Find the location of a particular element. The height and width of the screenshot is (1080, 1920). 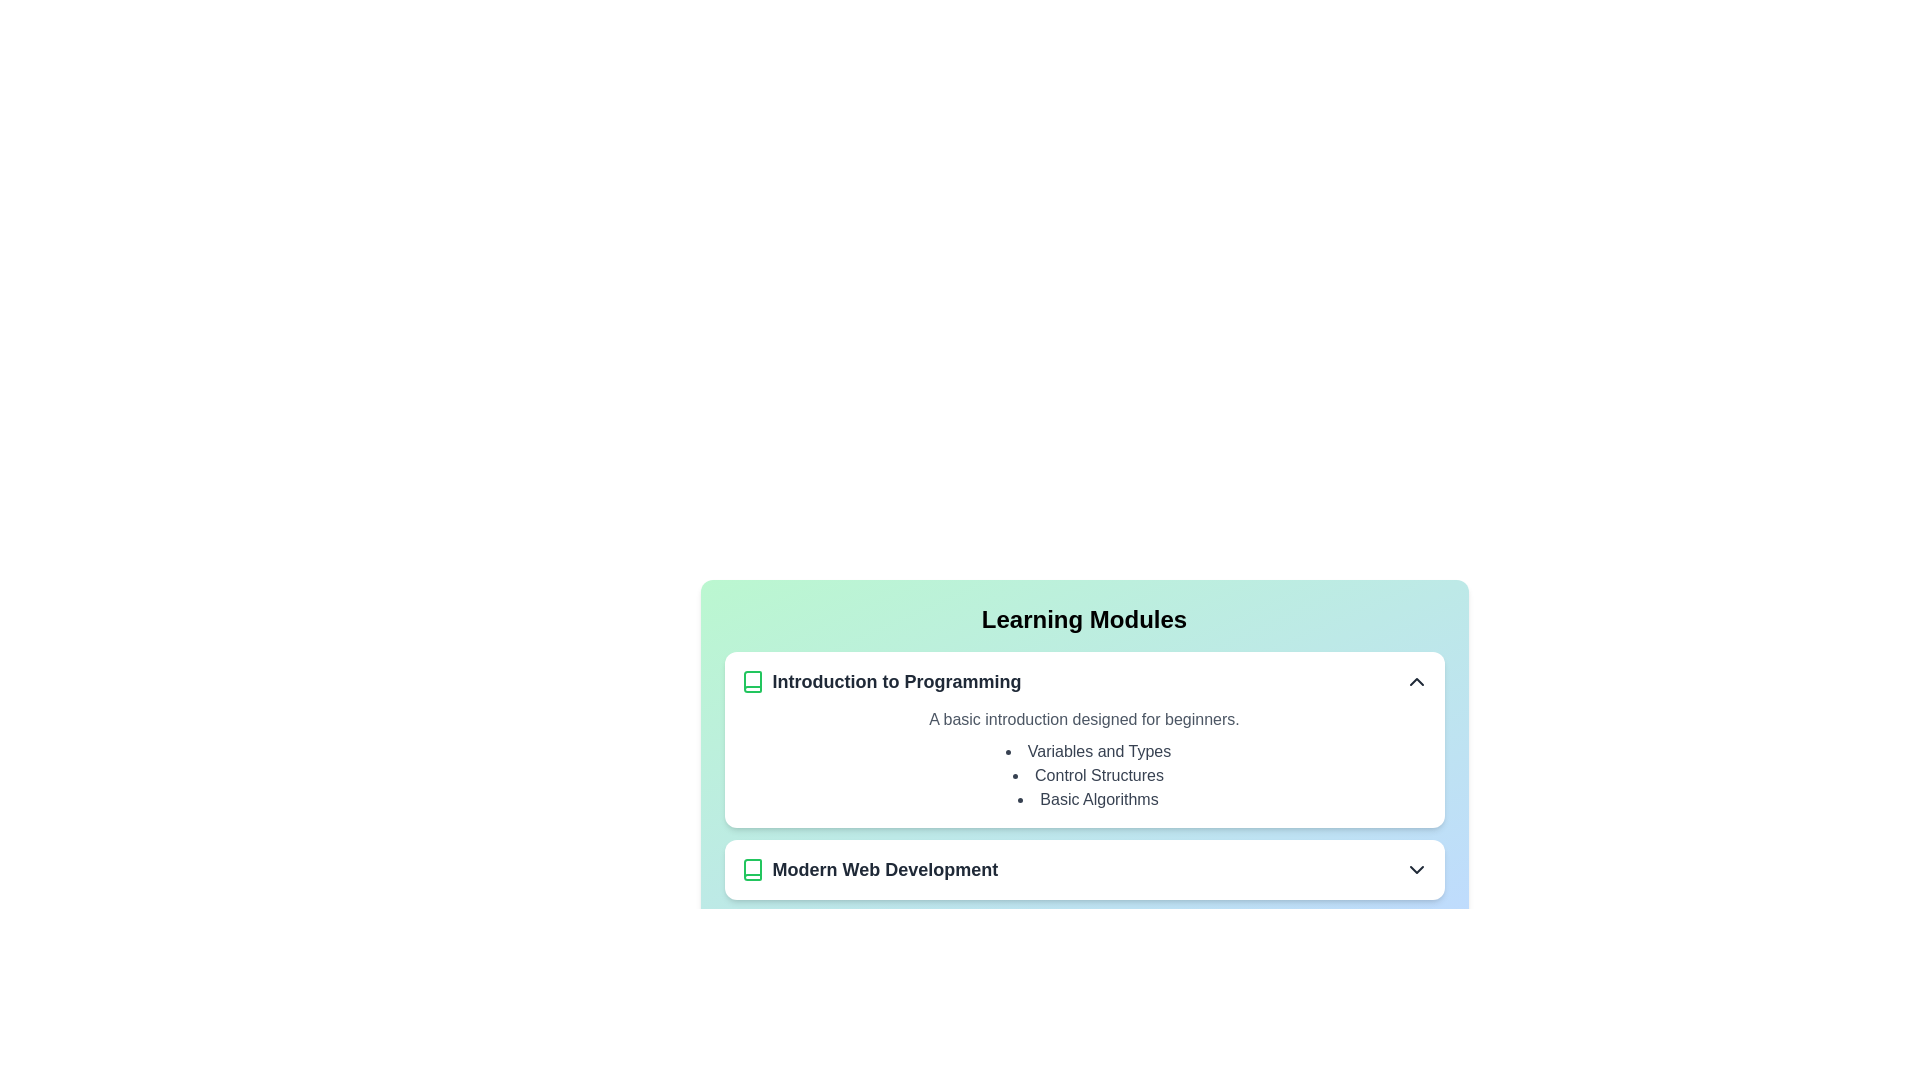

bulleted list located in the 'Introduction to Programming' section under the 'Learning Modules' heading, situated between a short description and the next section divider is located at coordinates (1083, 774).